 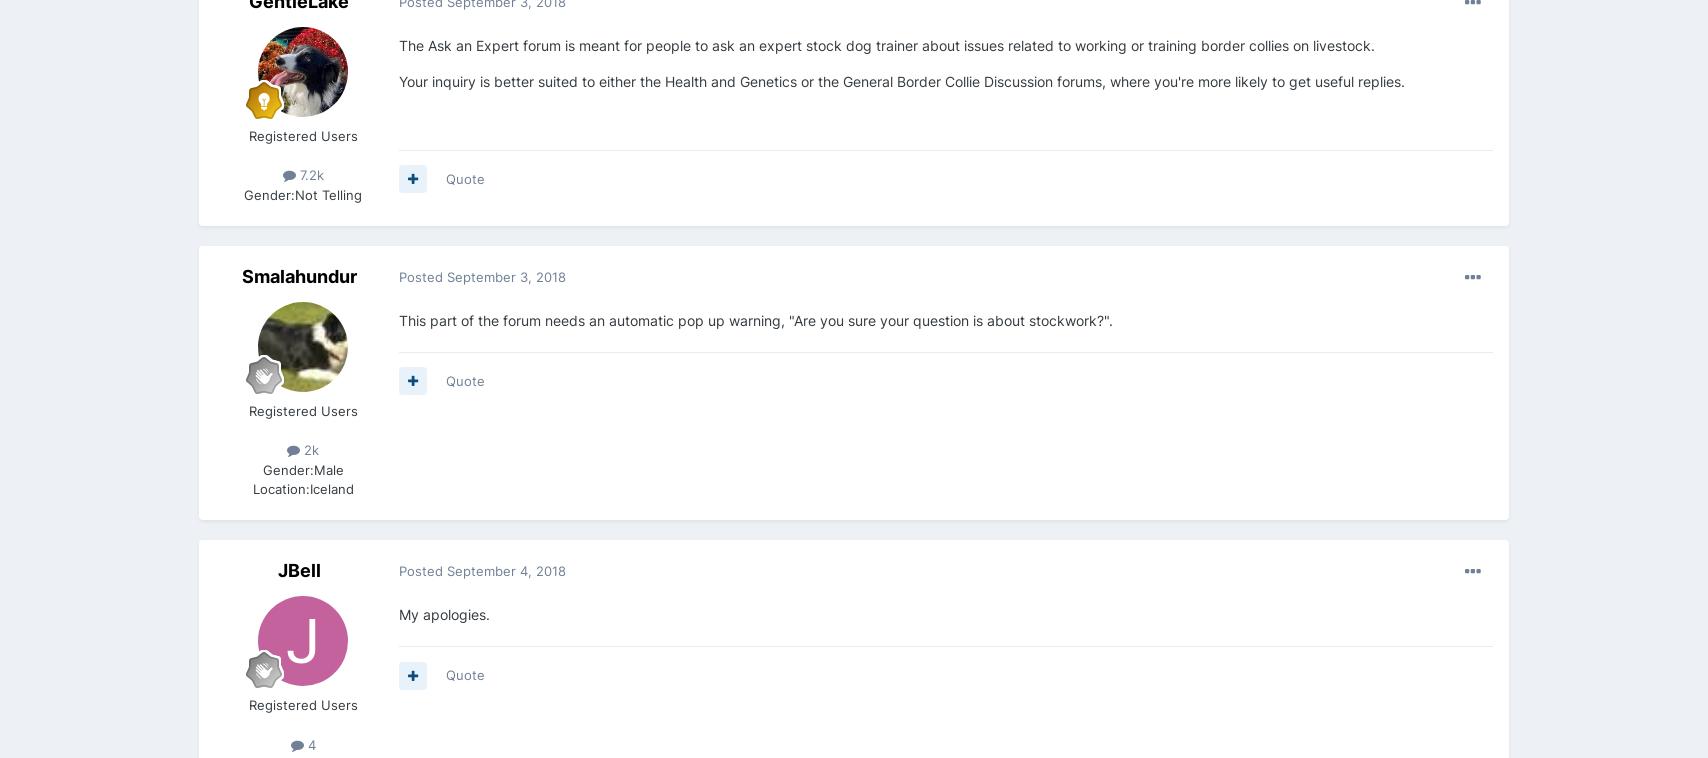 What do you see at coordinates (901, 80) in the screenshot?
I see `'Your inquiry is better suited to either the Health and Genetics or the General Border Collie Discussion forums, where you're more likely to get useful replies.'` at bounding box center [901, 80].